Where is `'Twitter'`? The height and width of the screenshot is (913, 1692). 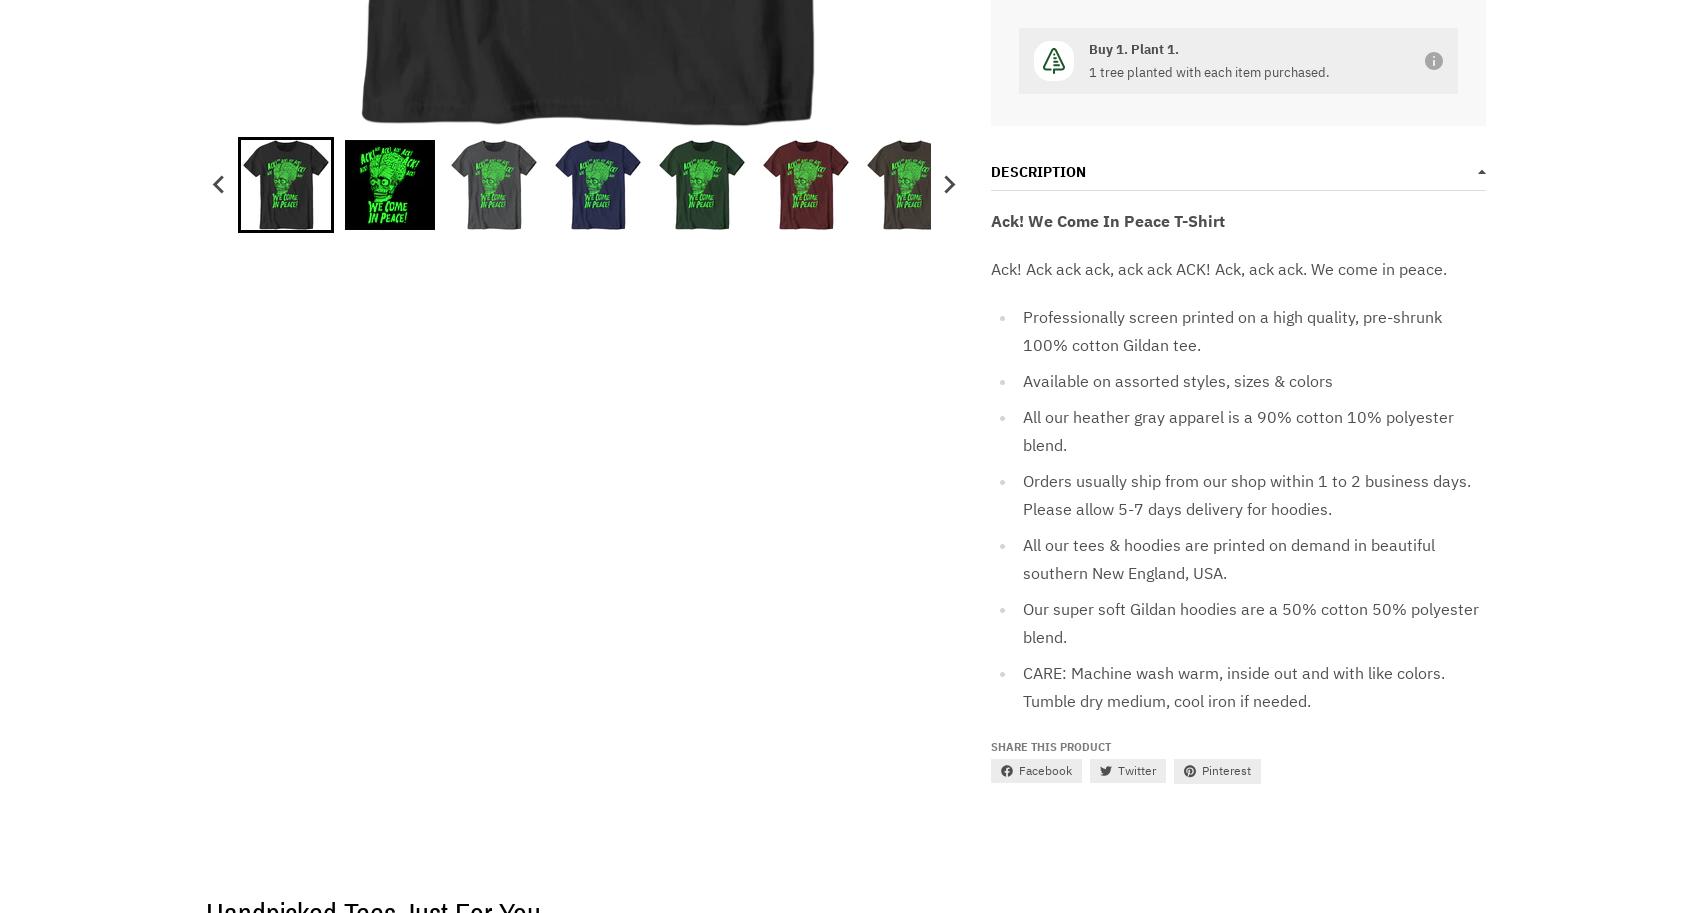
'Twitter' is located at coordinates (1117, 770).